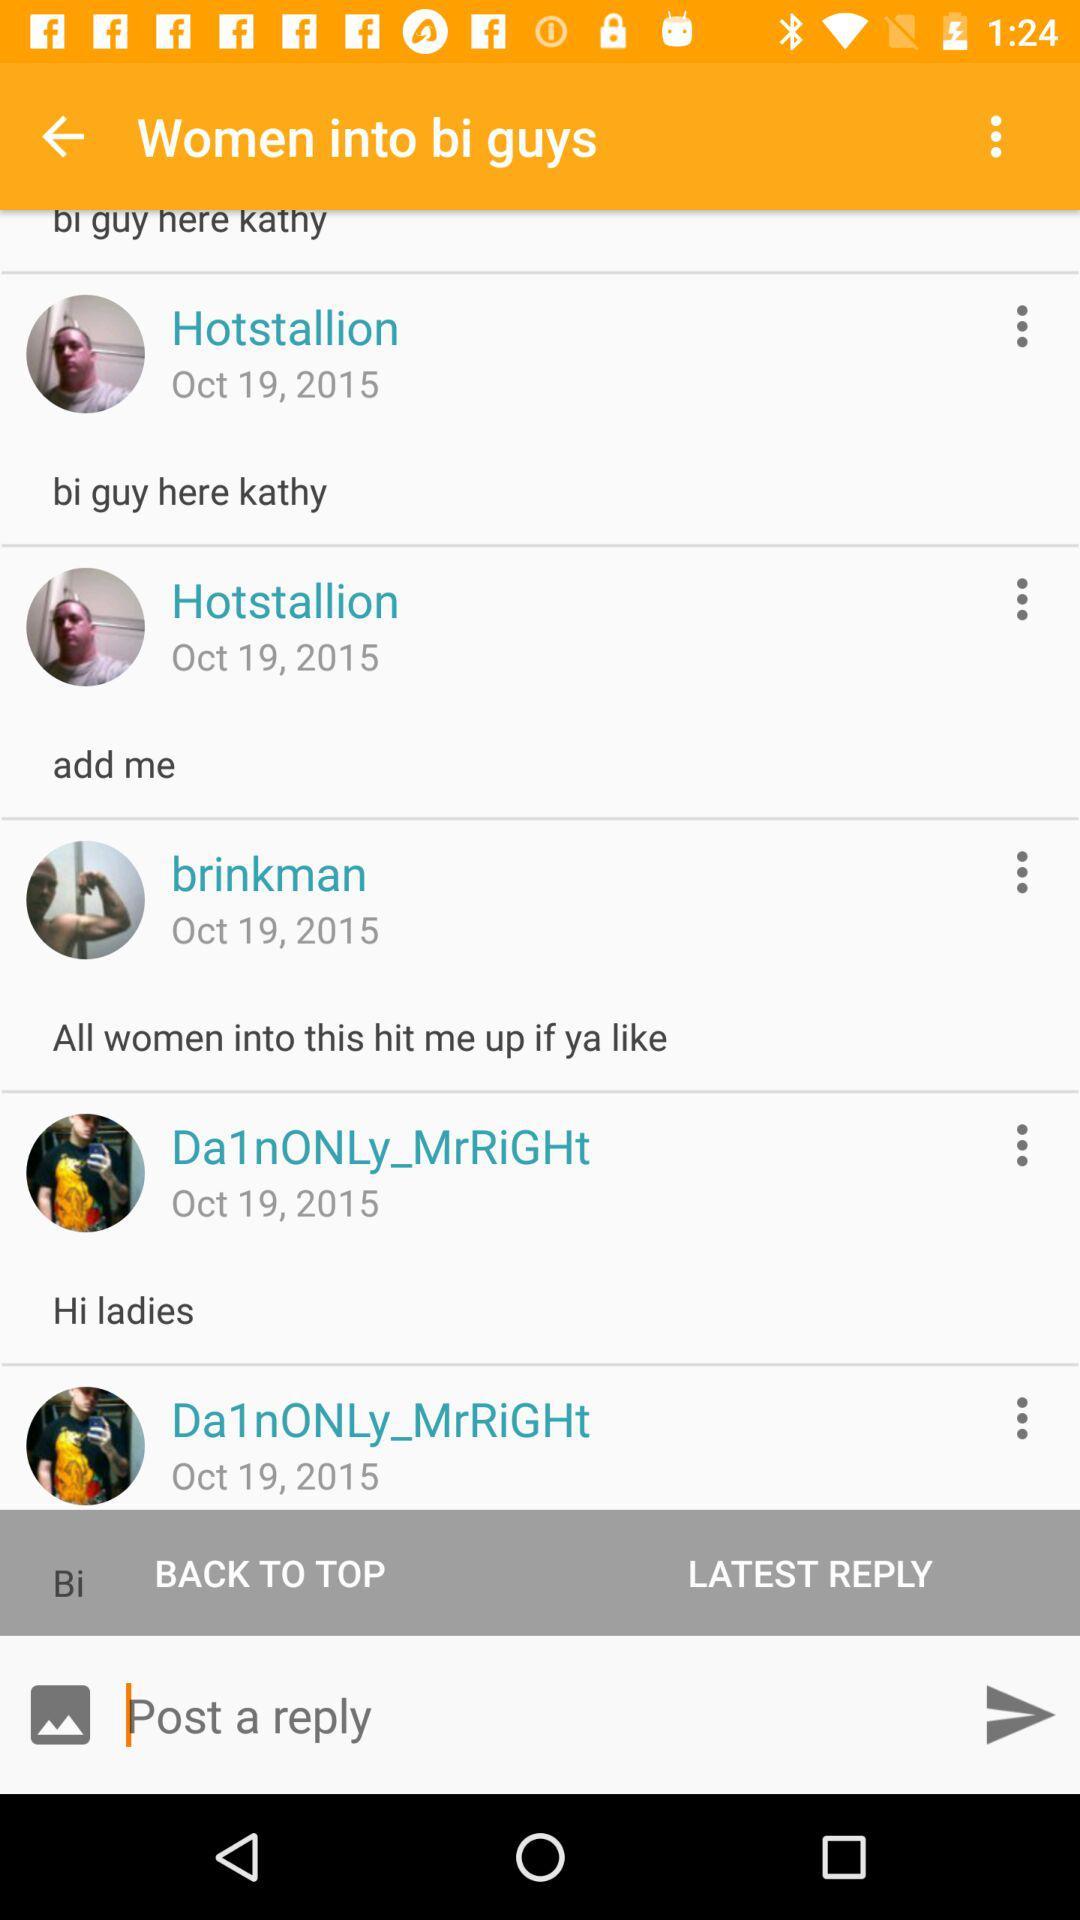 This screenshot has height=1920, width=1080. I want to click on open photos, so click(59, 1713).